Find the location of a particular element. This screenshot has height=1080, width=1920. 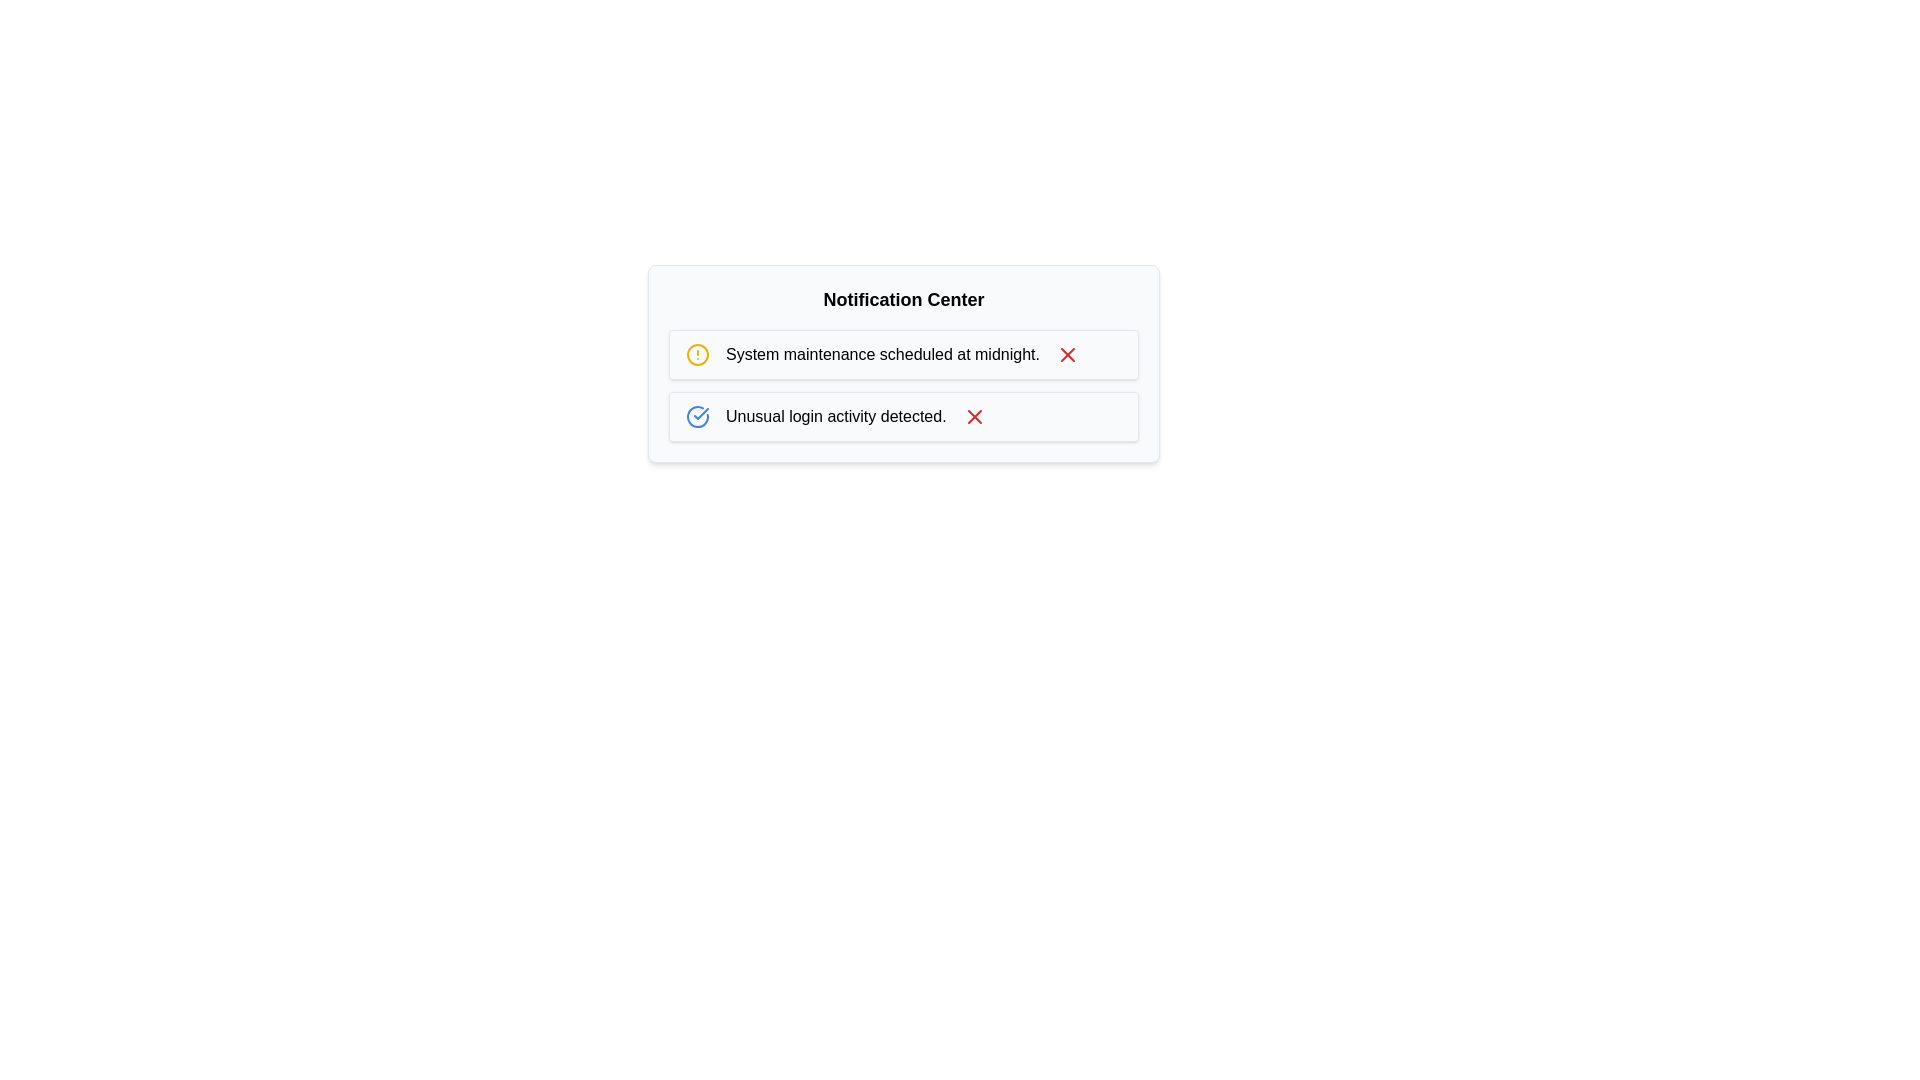

the status of the alert icon located to the far left of the notification card containing the text 'System maintenance scheduled at midnight.' is located at coordinates (697, 353).